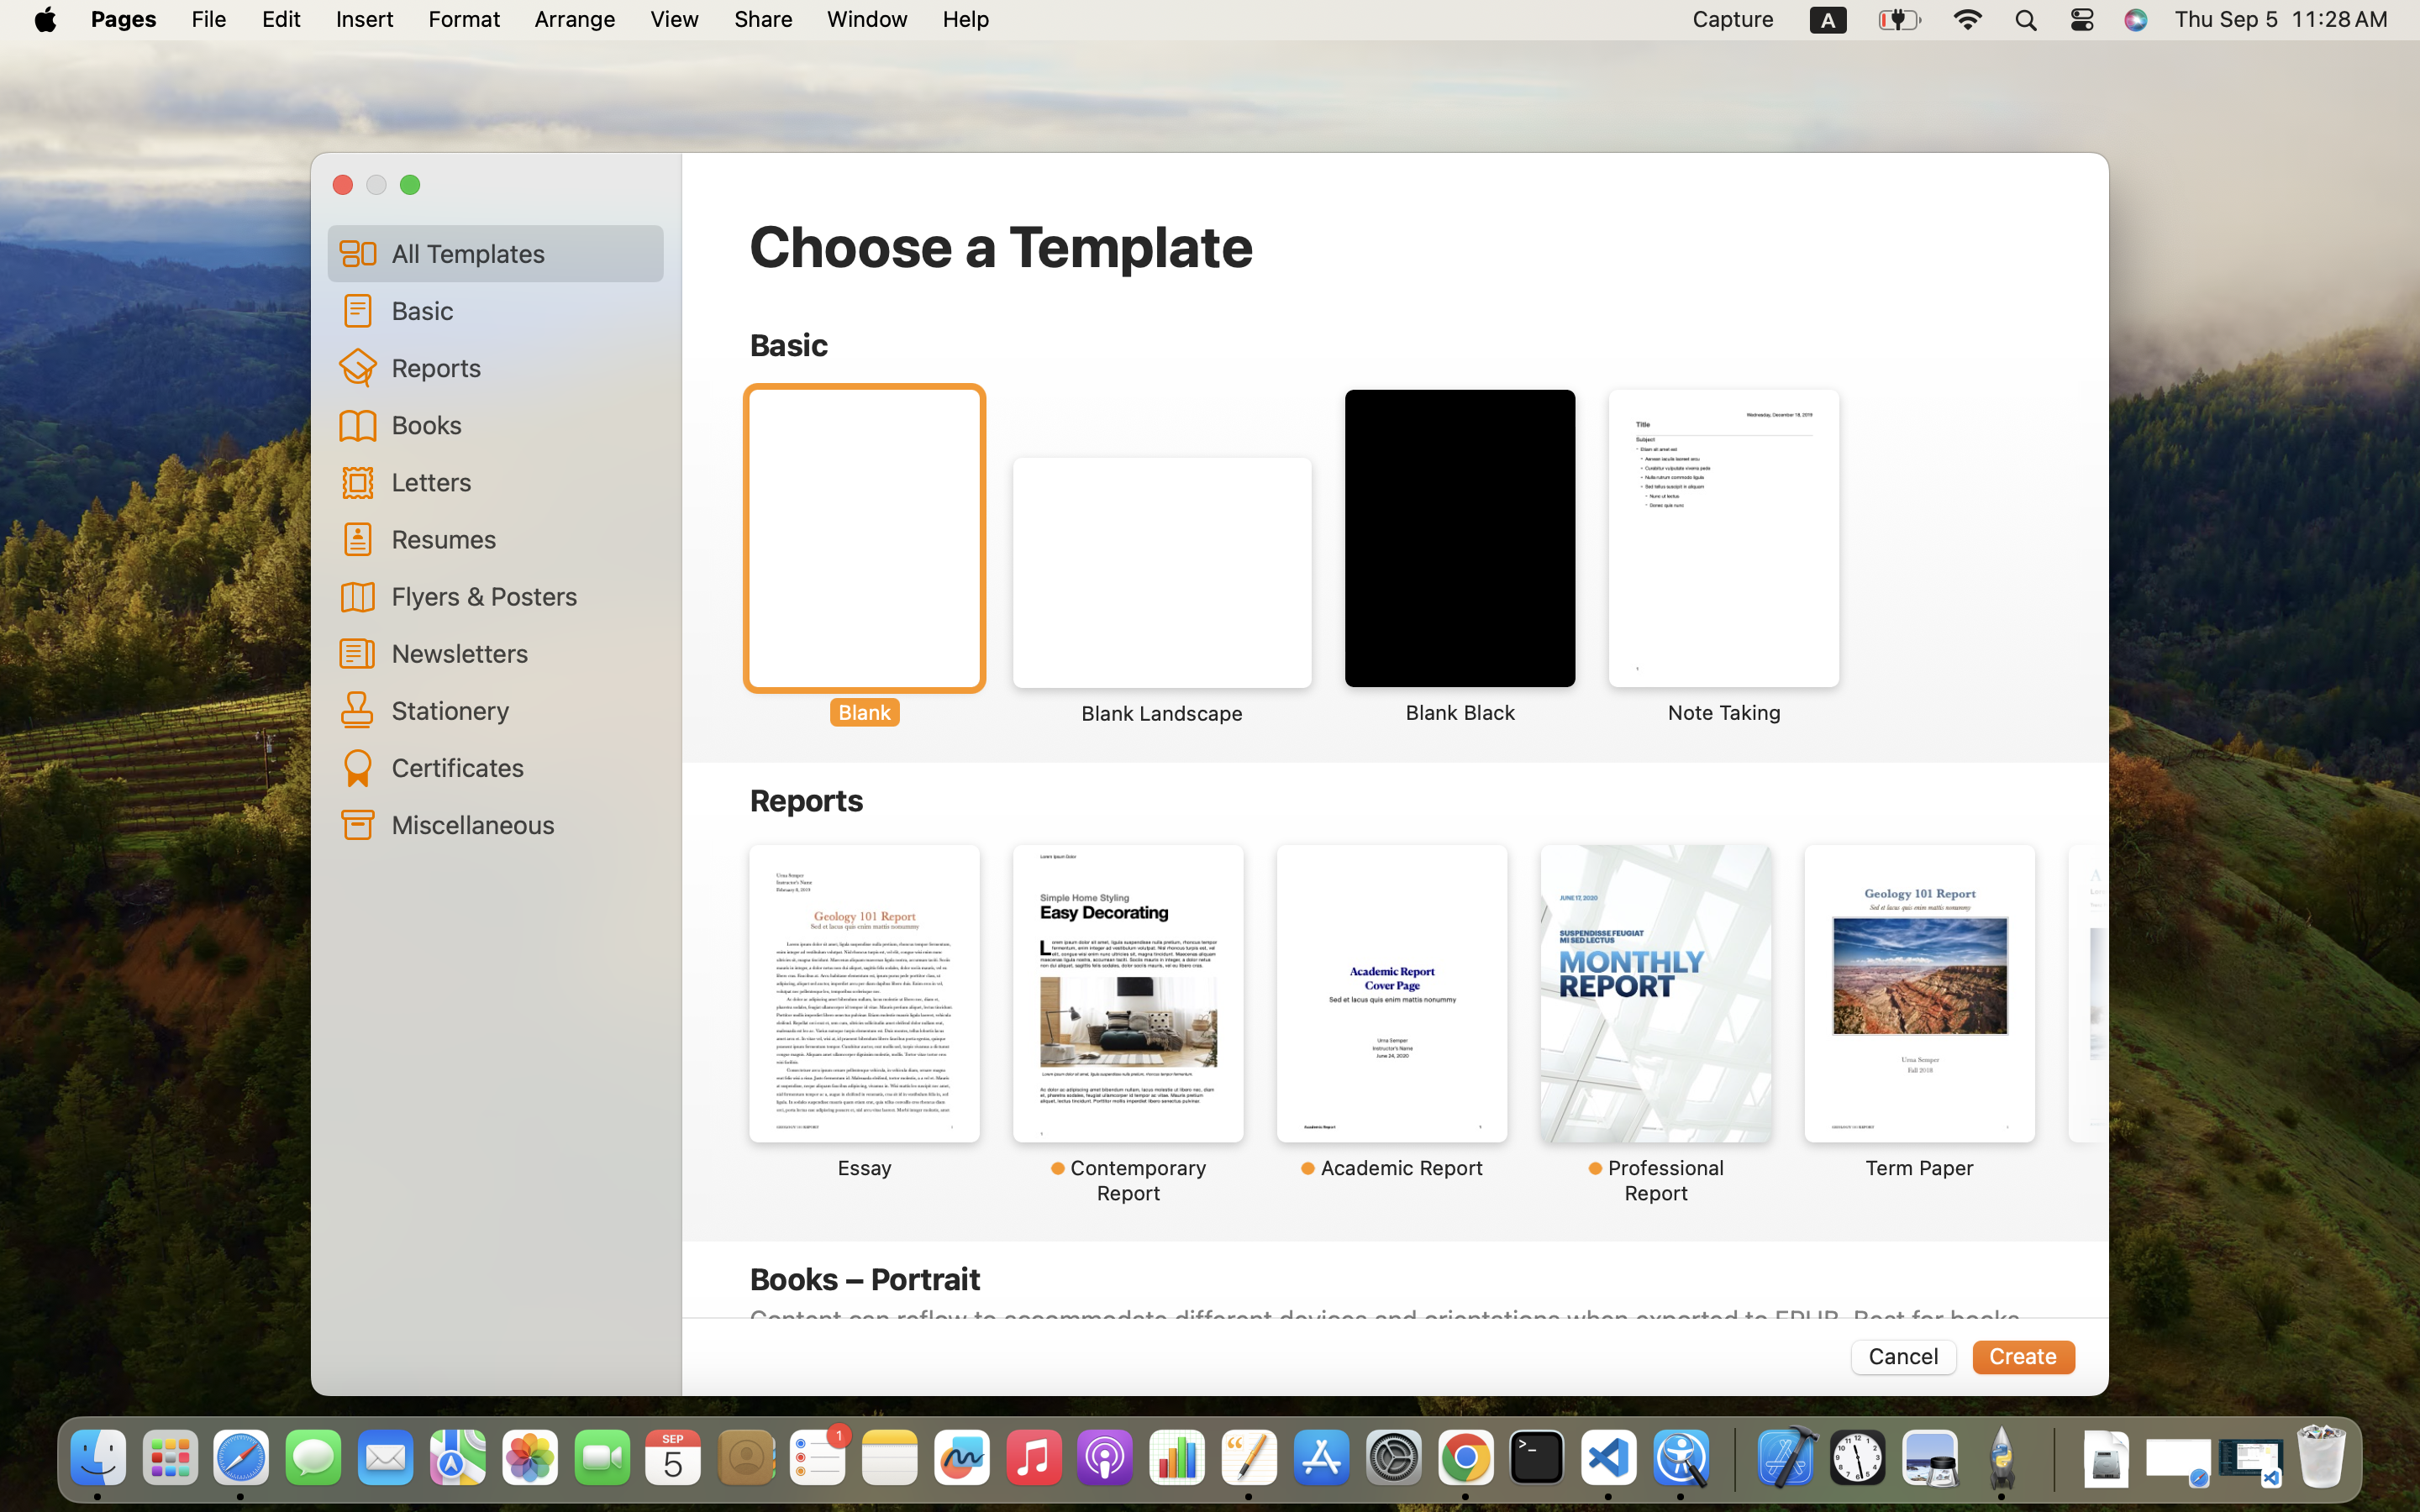  I want to click on 'Newsletters', so click(520, 652).